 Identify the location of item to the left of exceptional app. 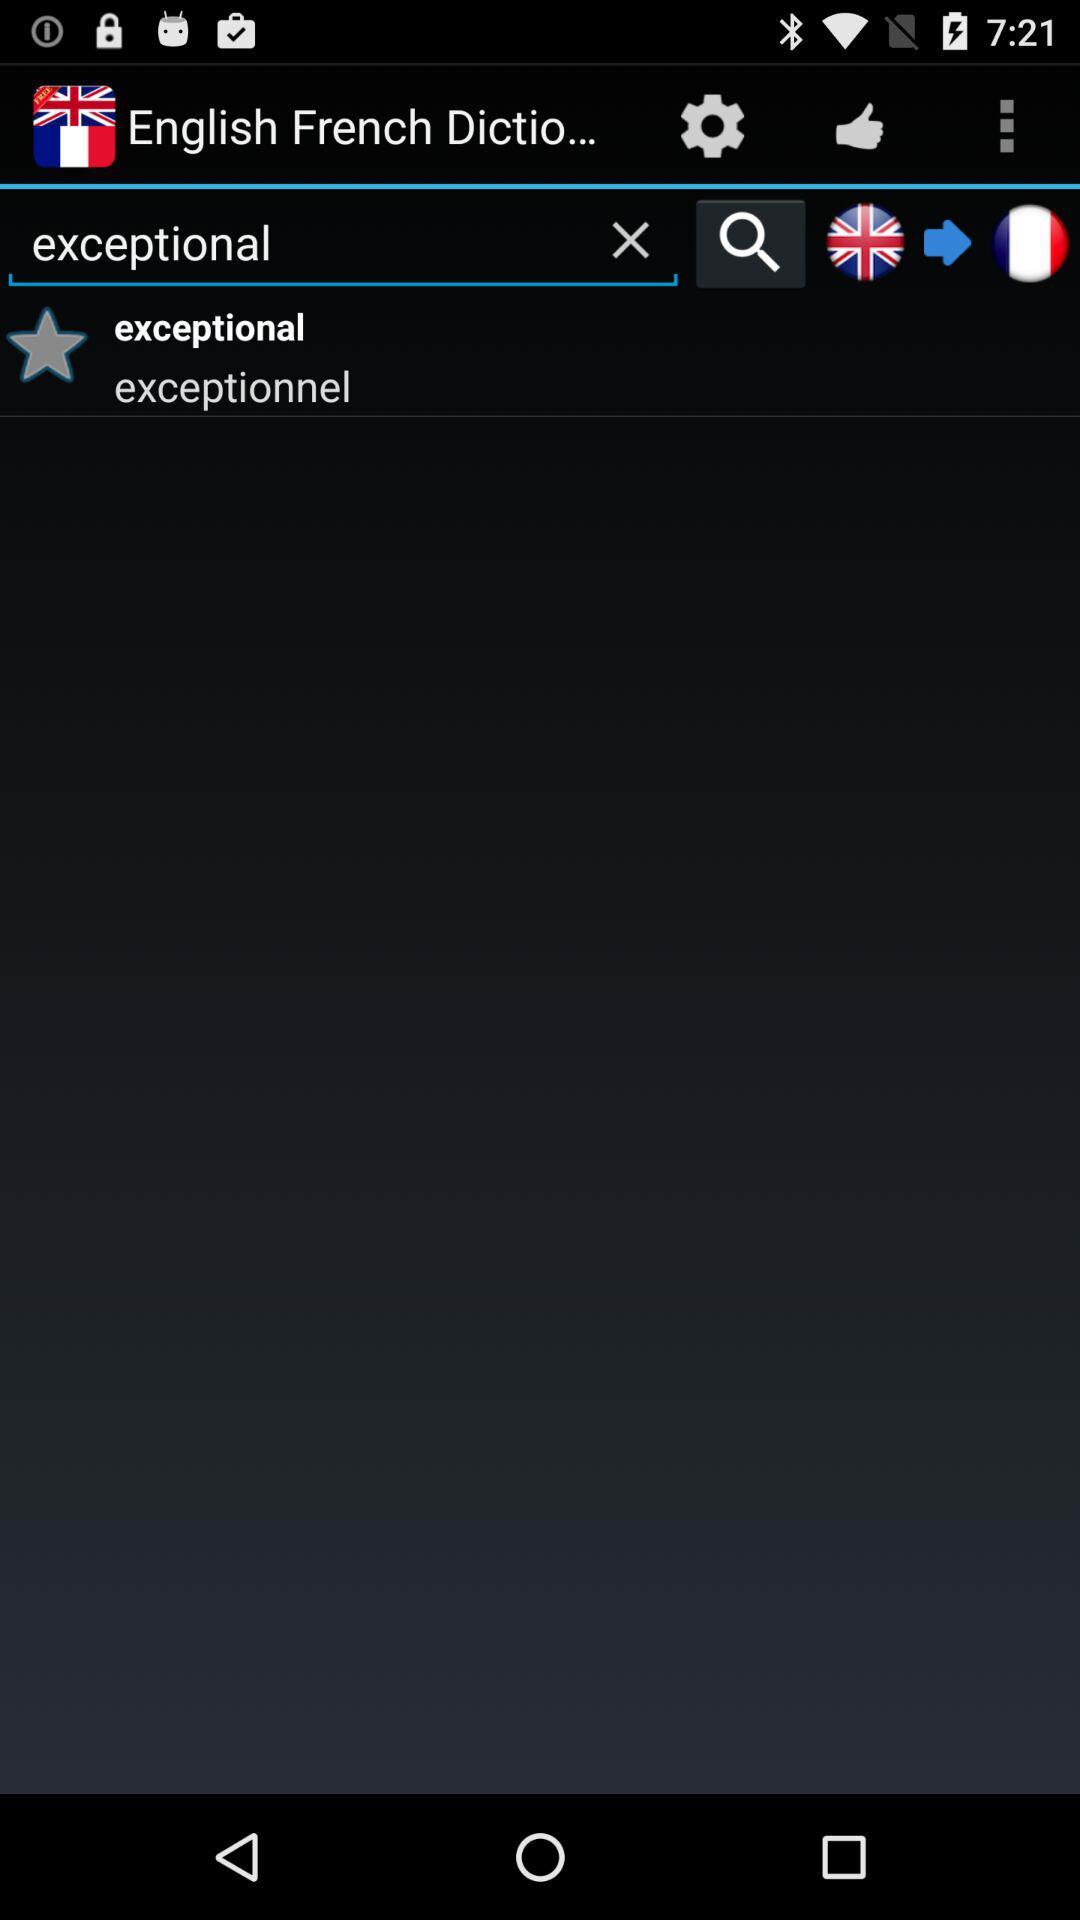
(53, 344).